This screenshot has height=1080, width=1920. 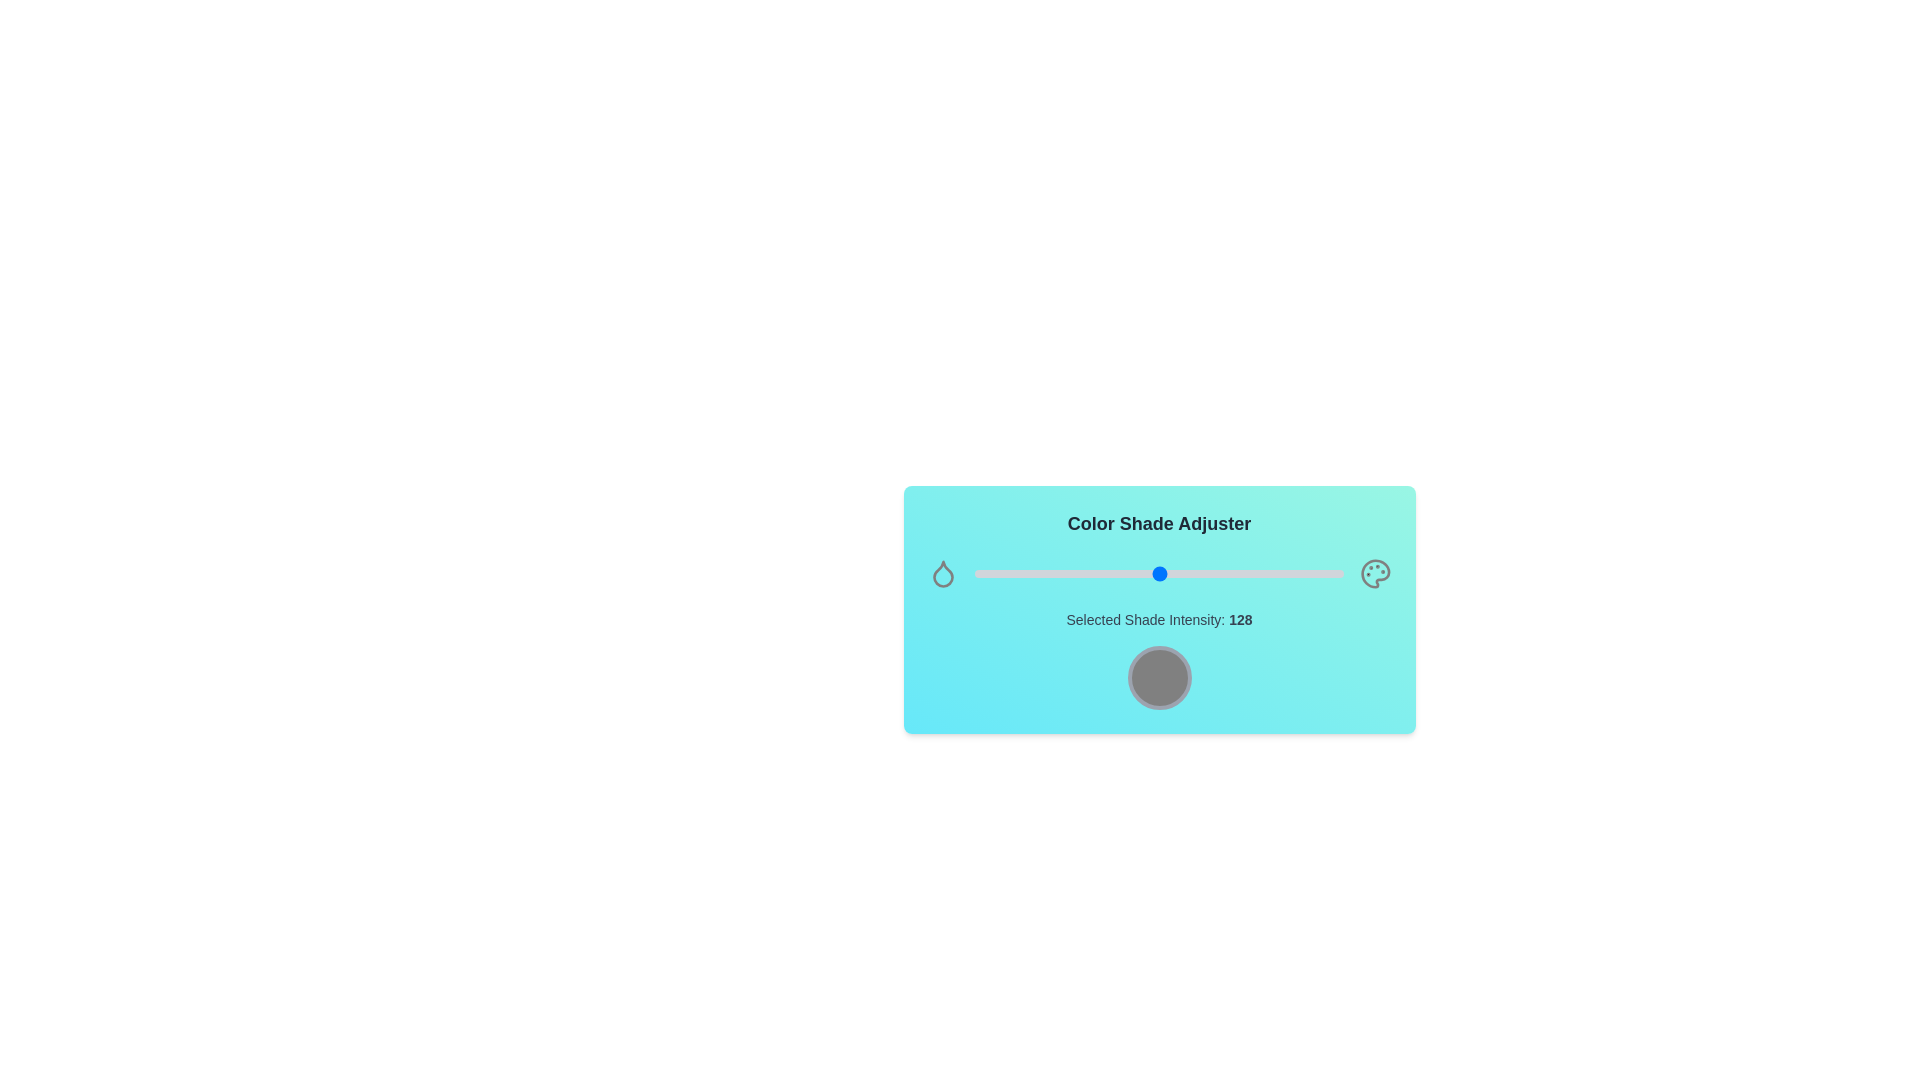 What do you see at coordinates (1015, 574) in the screenshot?
I see `the shade intensity slider to 28 value` at bounding box center [1015, 574].